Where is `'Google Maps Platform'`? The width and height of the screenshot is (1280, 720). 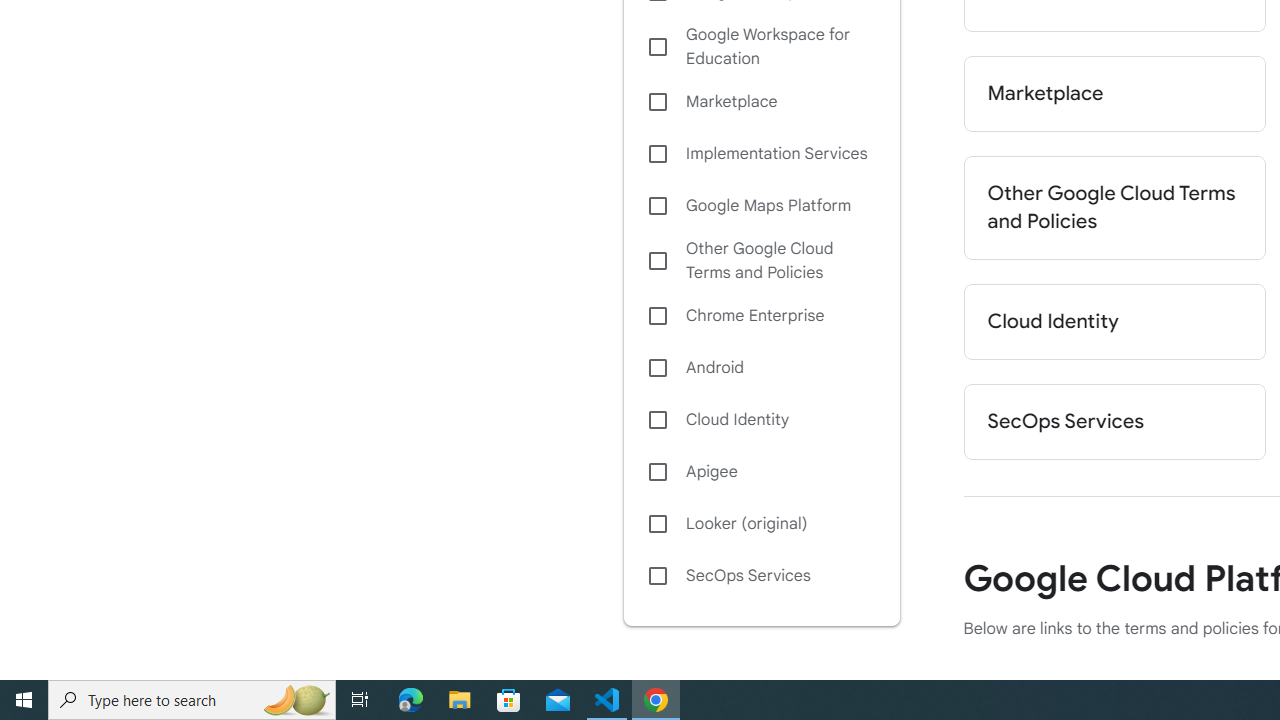 'Google Maps Platform' is located at coordinates (760, 205).